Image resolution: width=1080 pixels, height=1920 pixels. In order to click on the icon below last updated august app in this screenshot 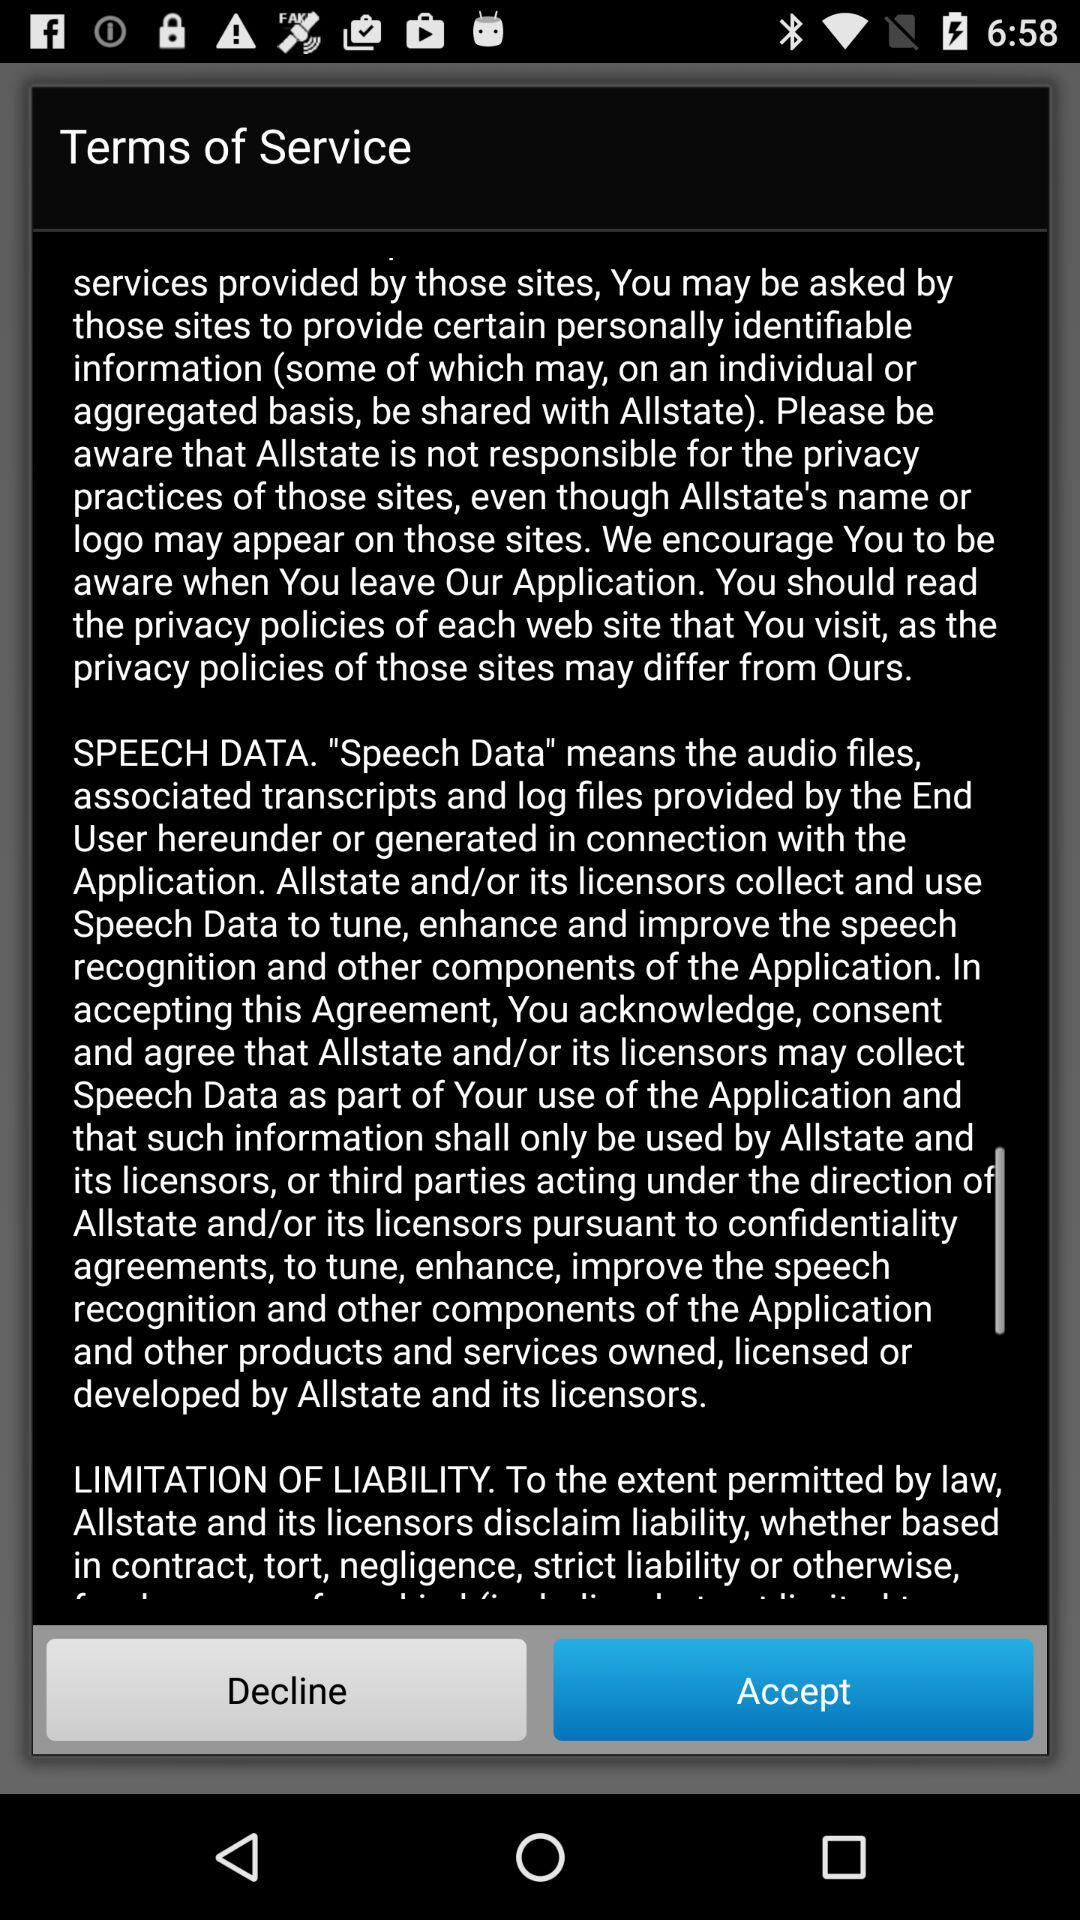, I will do `click(792, 1688)`.